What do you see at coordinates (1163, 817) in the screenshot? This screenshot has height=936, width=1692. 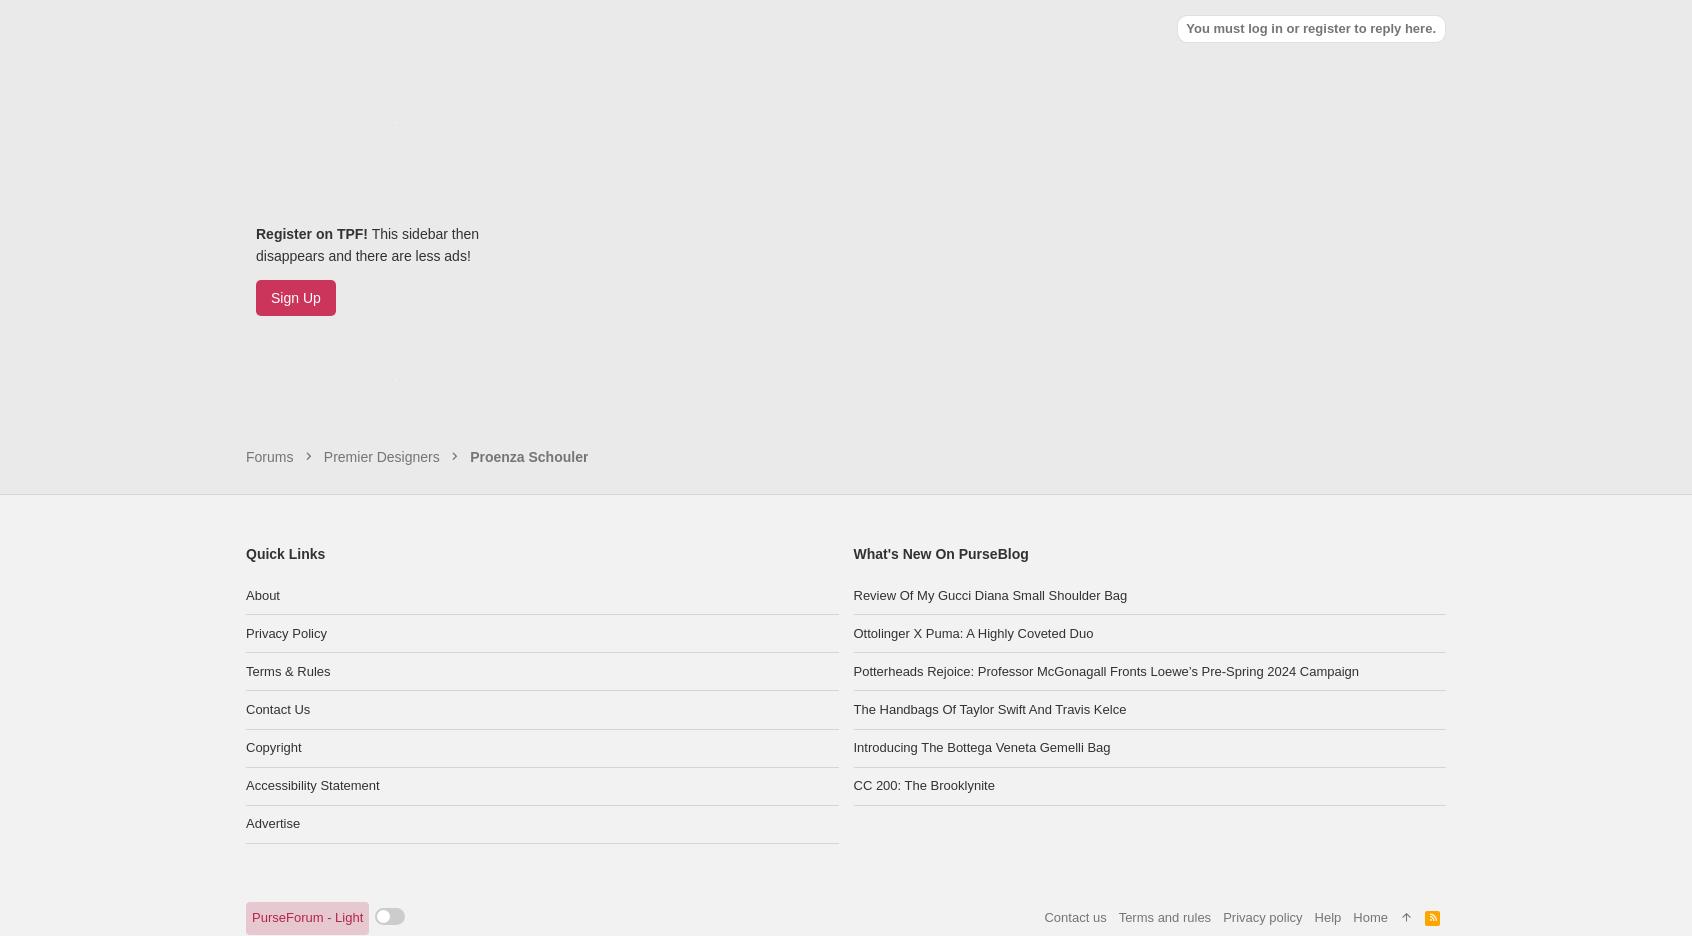 I see `'Terms and rules'` at bounding box center [1163, 817].